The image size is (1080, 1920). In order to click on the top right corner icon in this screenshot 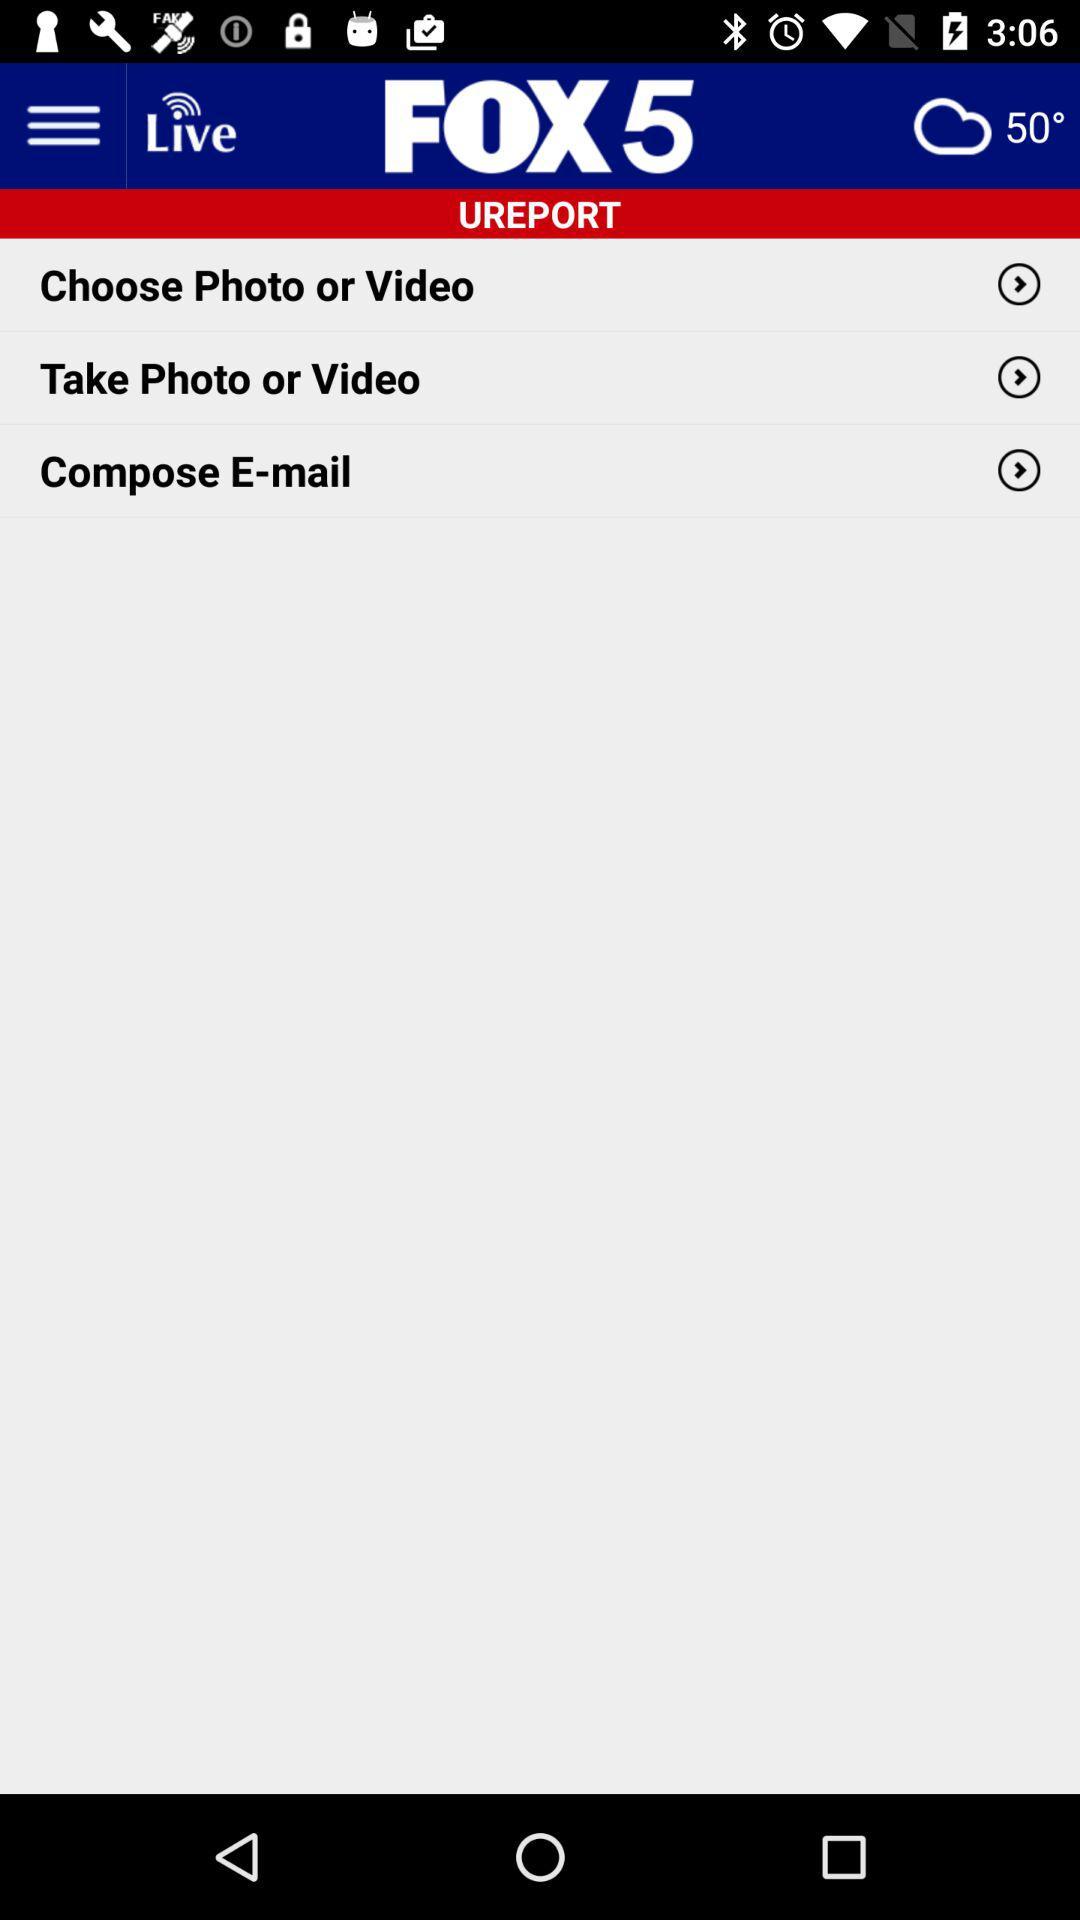, I will do `click(988, 124)`.